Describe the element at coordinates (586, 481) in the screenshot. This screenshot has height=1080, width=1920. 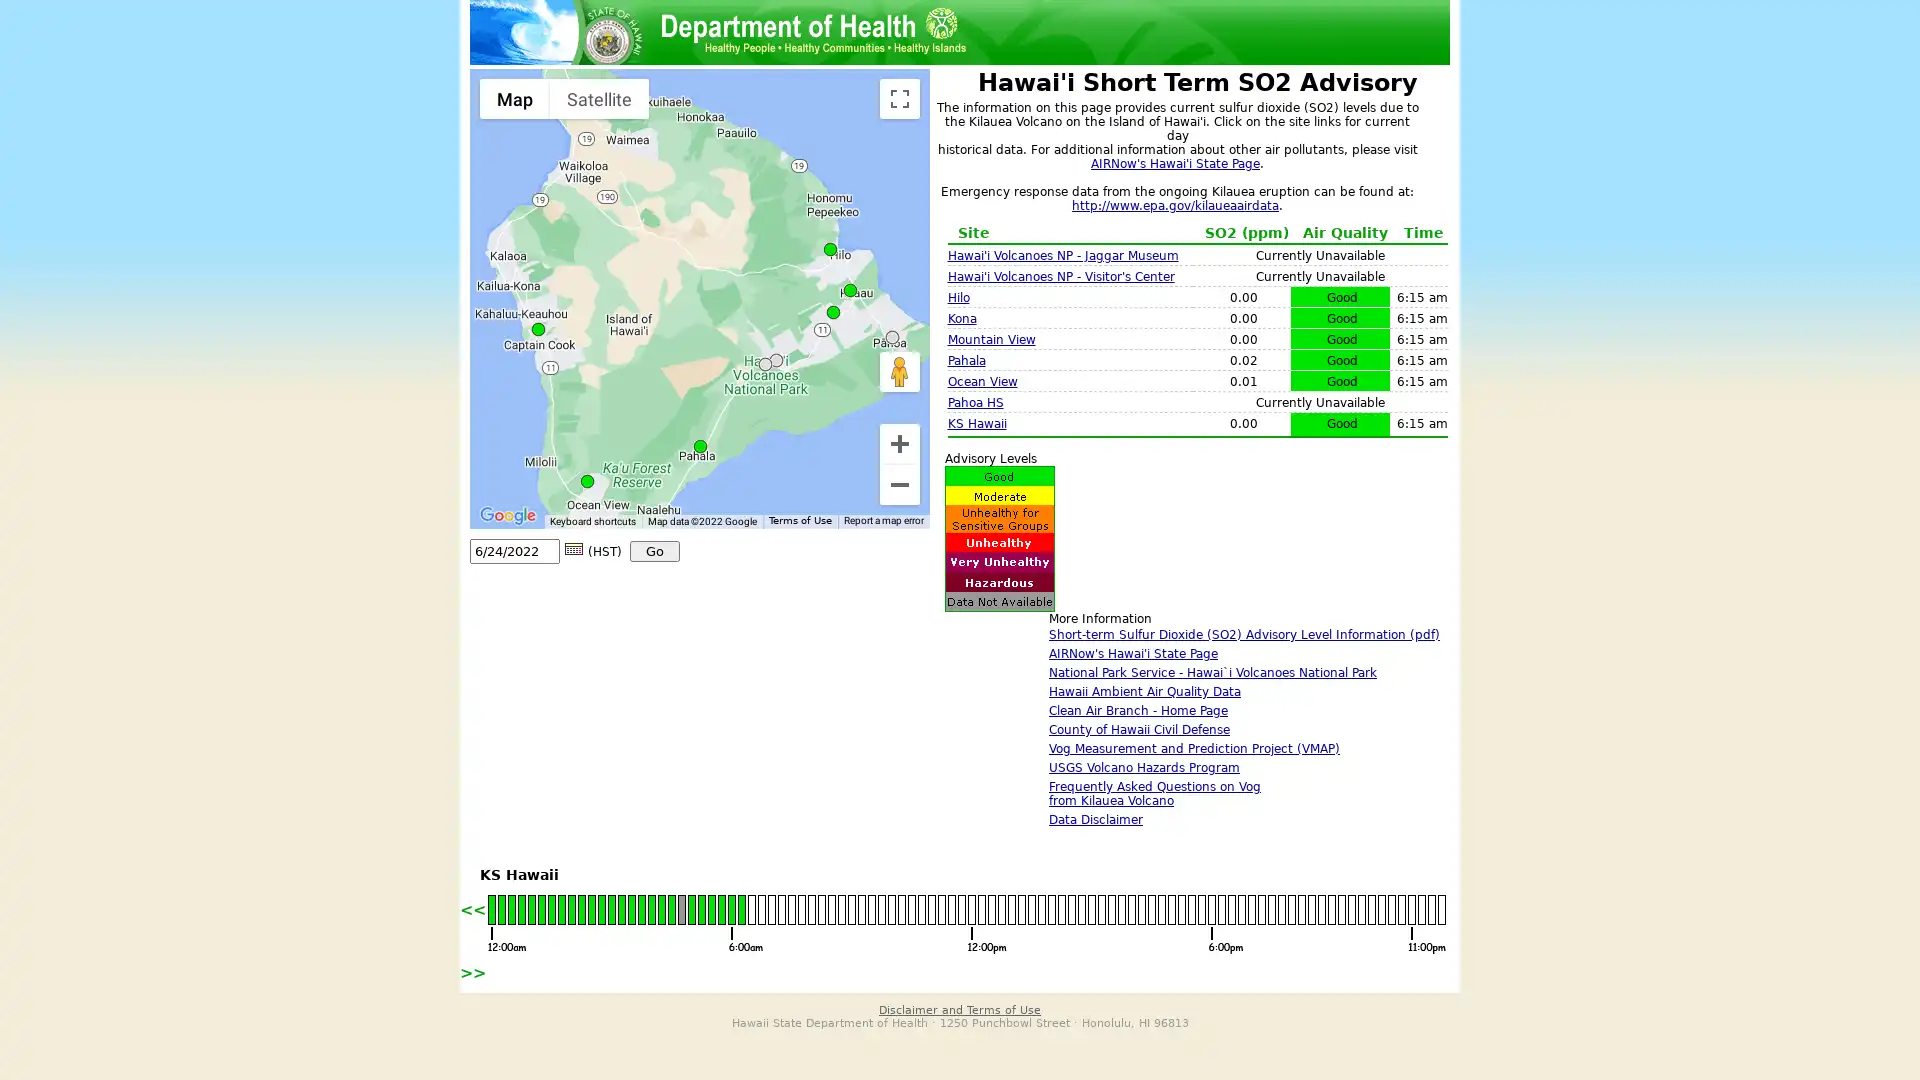
I see `Ocean View: SO2 0.01 ppm (Good) on 06/24 at 06:15 am` at that location.